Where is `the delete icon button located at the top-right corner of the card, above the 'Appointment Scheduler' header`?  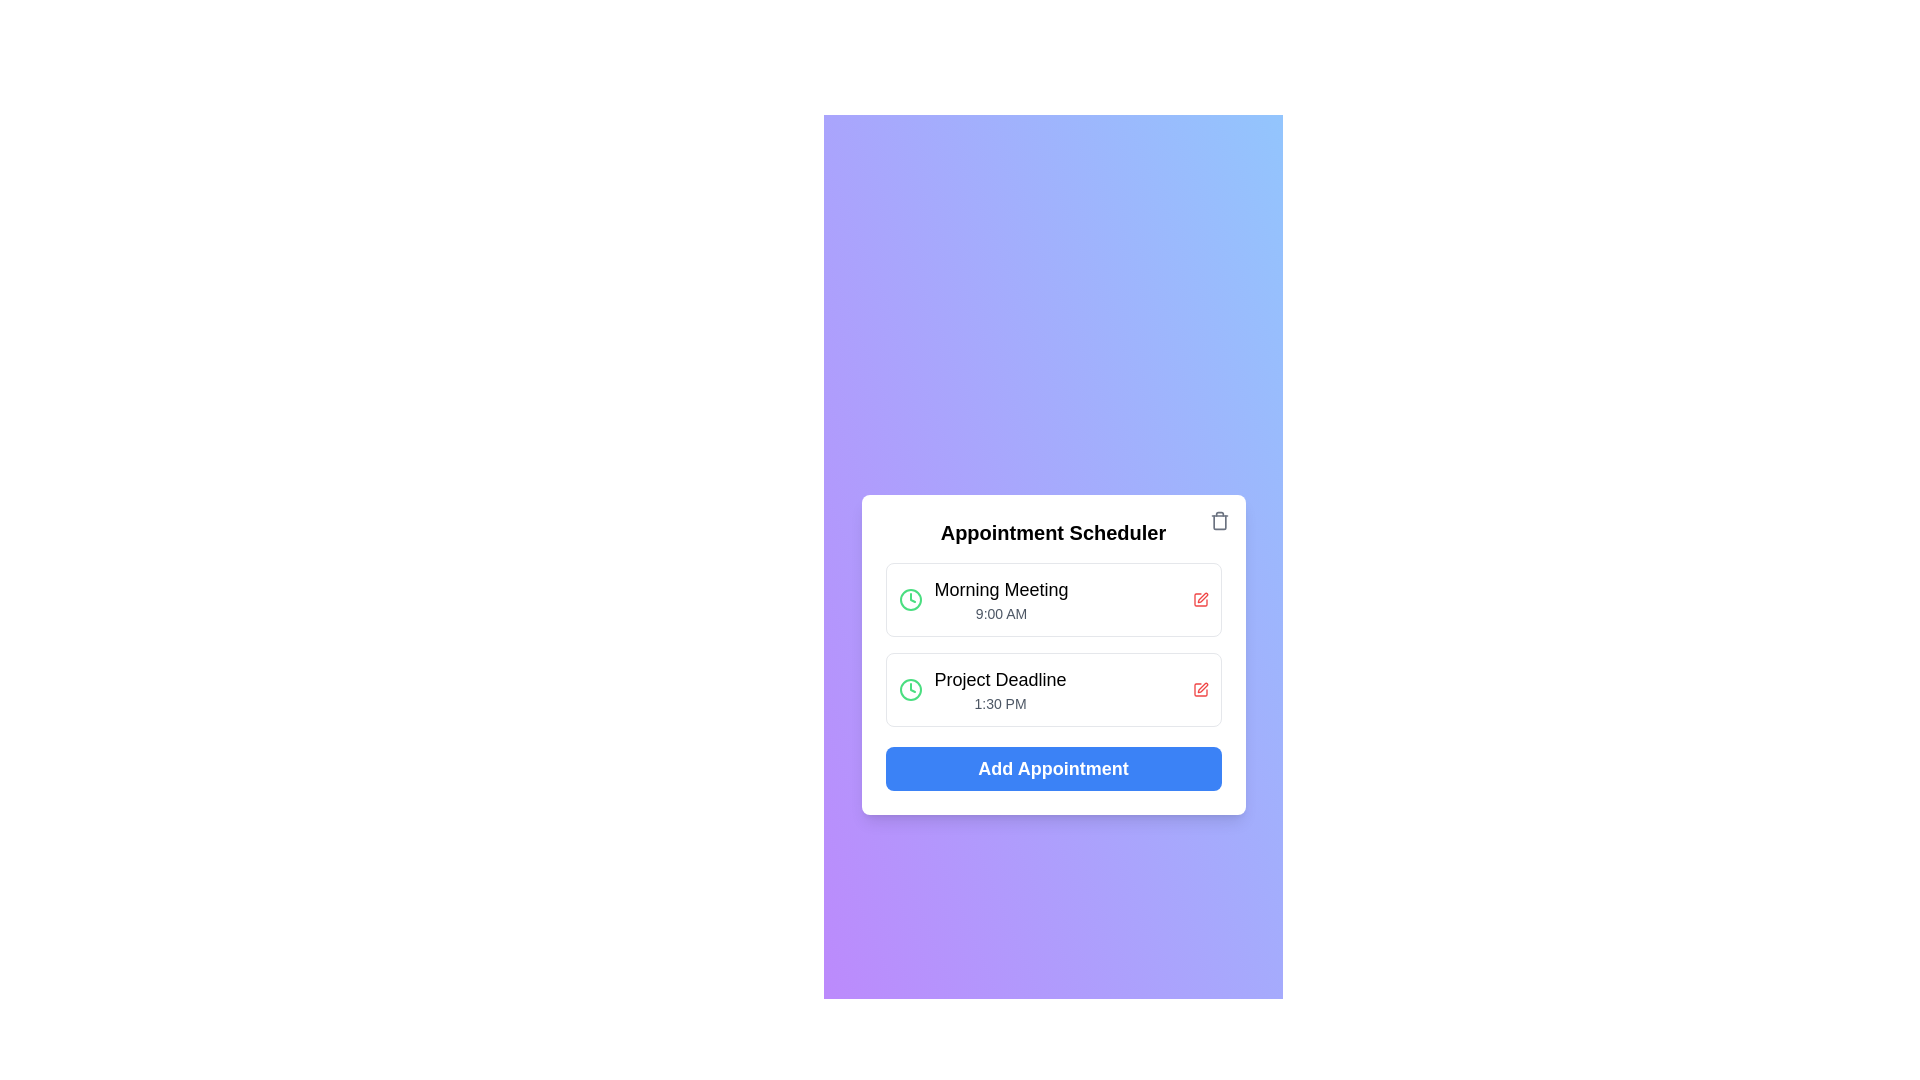 the delete icon button located at the top-right corner of the card, above the 'Appointment Scheduler' header is located at coordinates (1218, 519).